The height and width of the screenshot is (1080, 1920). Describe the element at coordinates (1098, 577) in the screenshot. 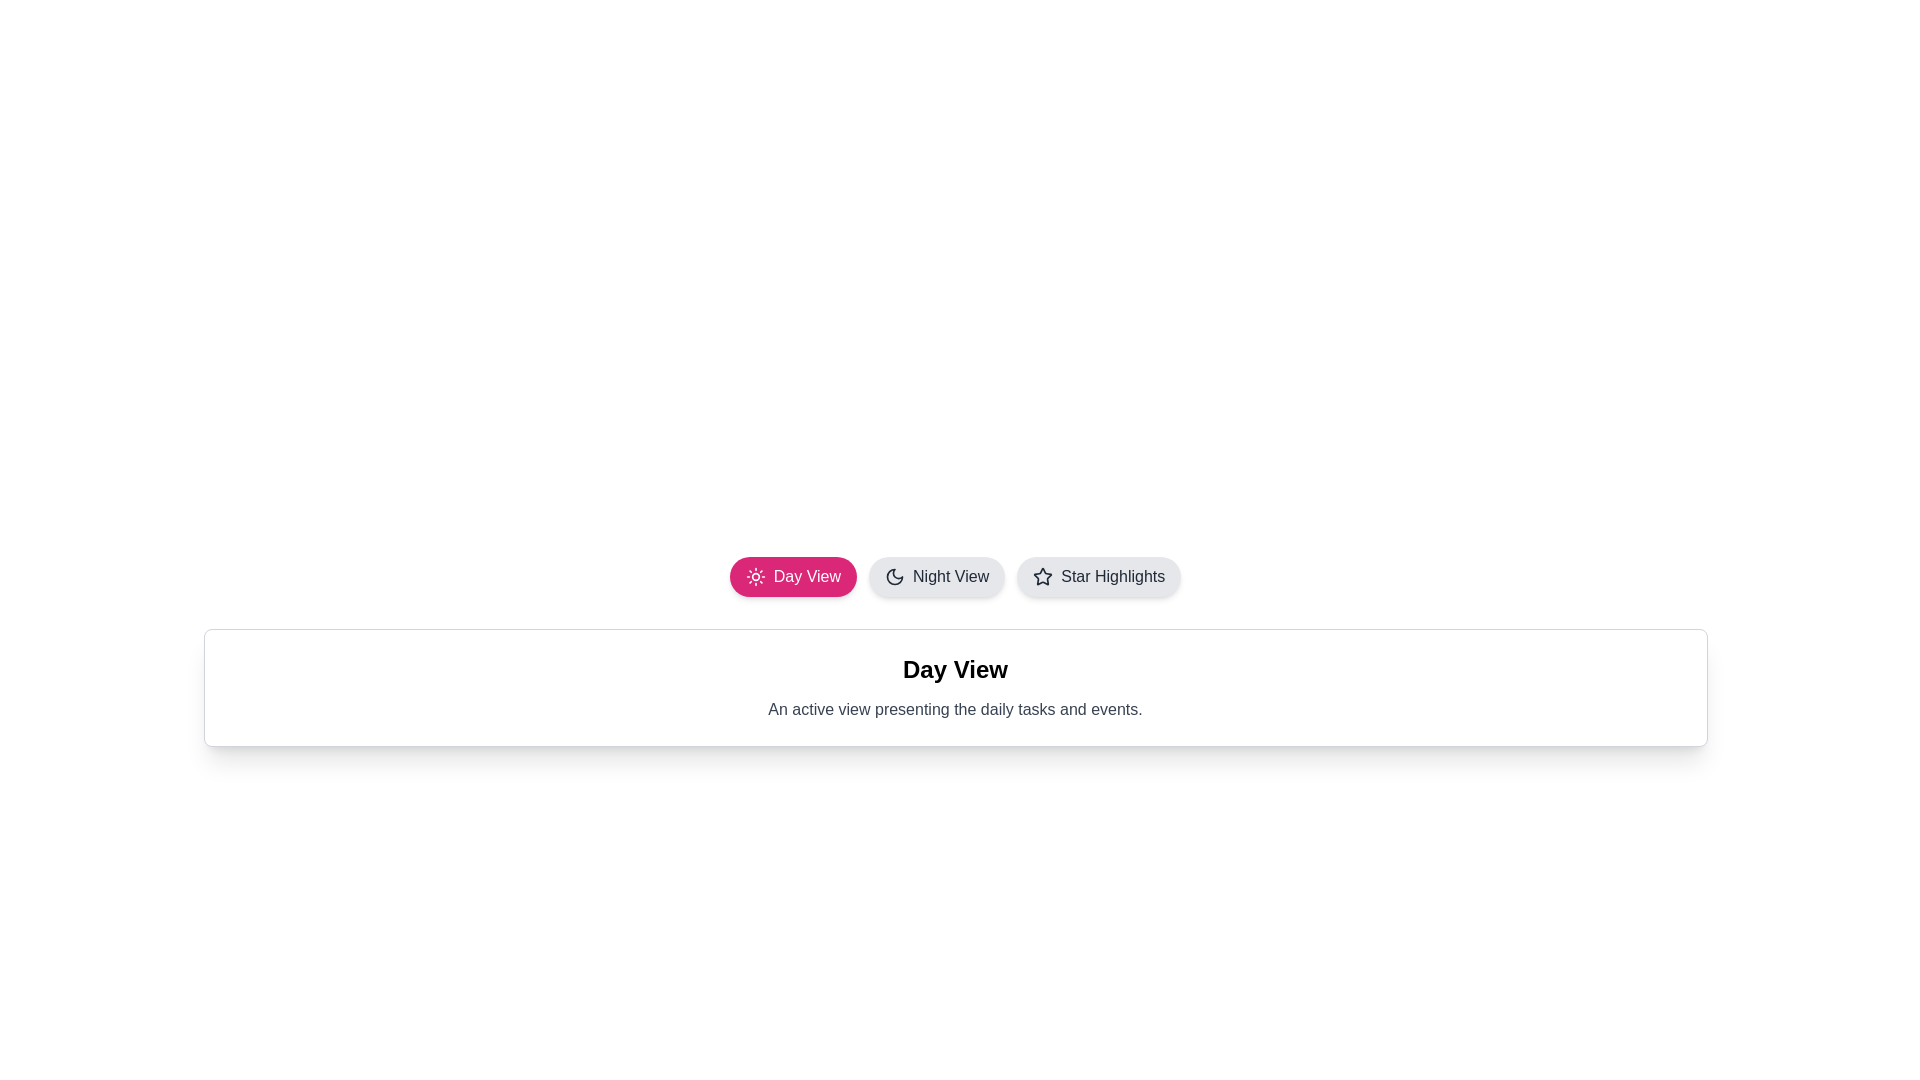

I see `the Star Highlights button for keyboard interaction` at that location.